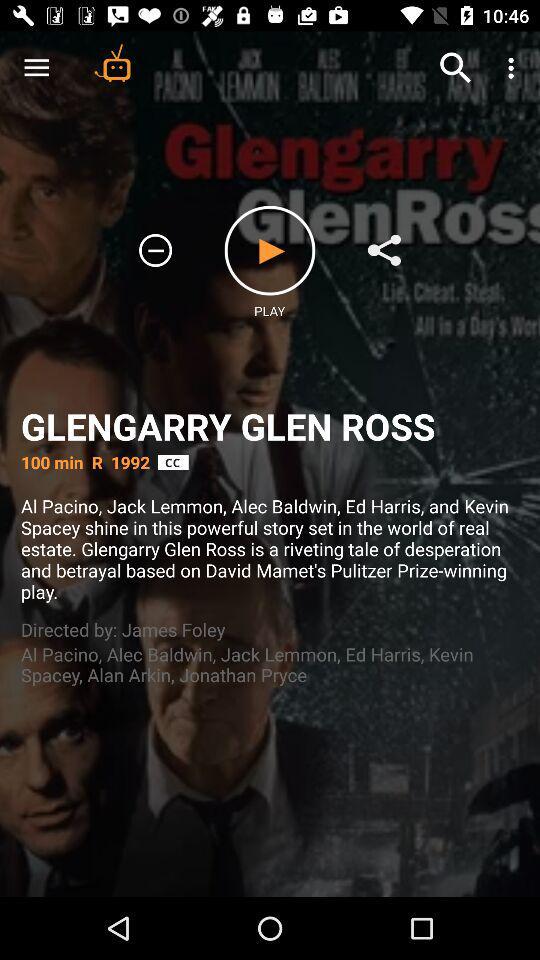 Image resolution: width=540 pixels, height=960 pixels. I want to click on the share icon, so click(384, 249).